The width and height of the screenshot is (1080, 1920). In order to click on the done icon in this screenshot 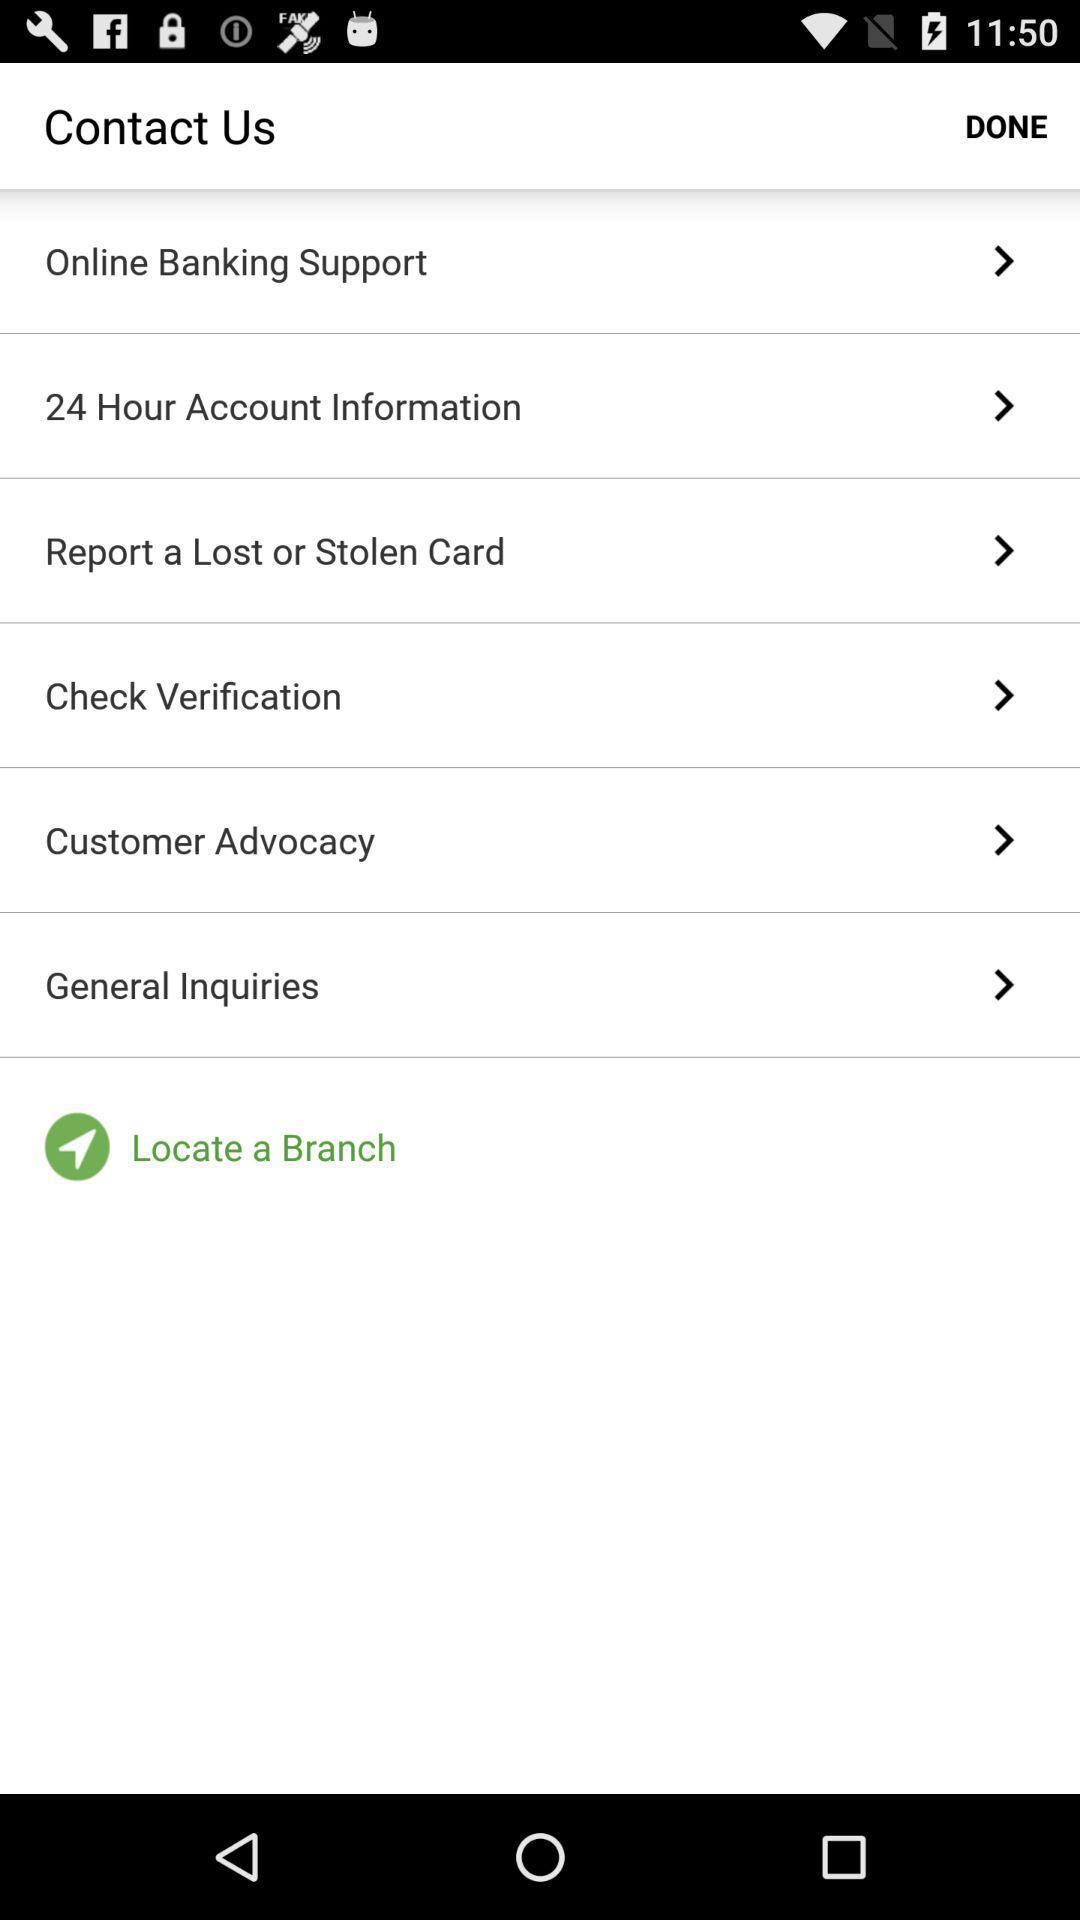, I will do `click(1006, 124)`.